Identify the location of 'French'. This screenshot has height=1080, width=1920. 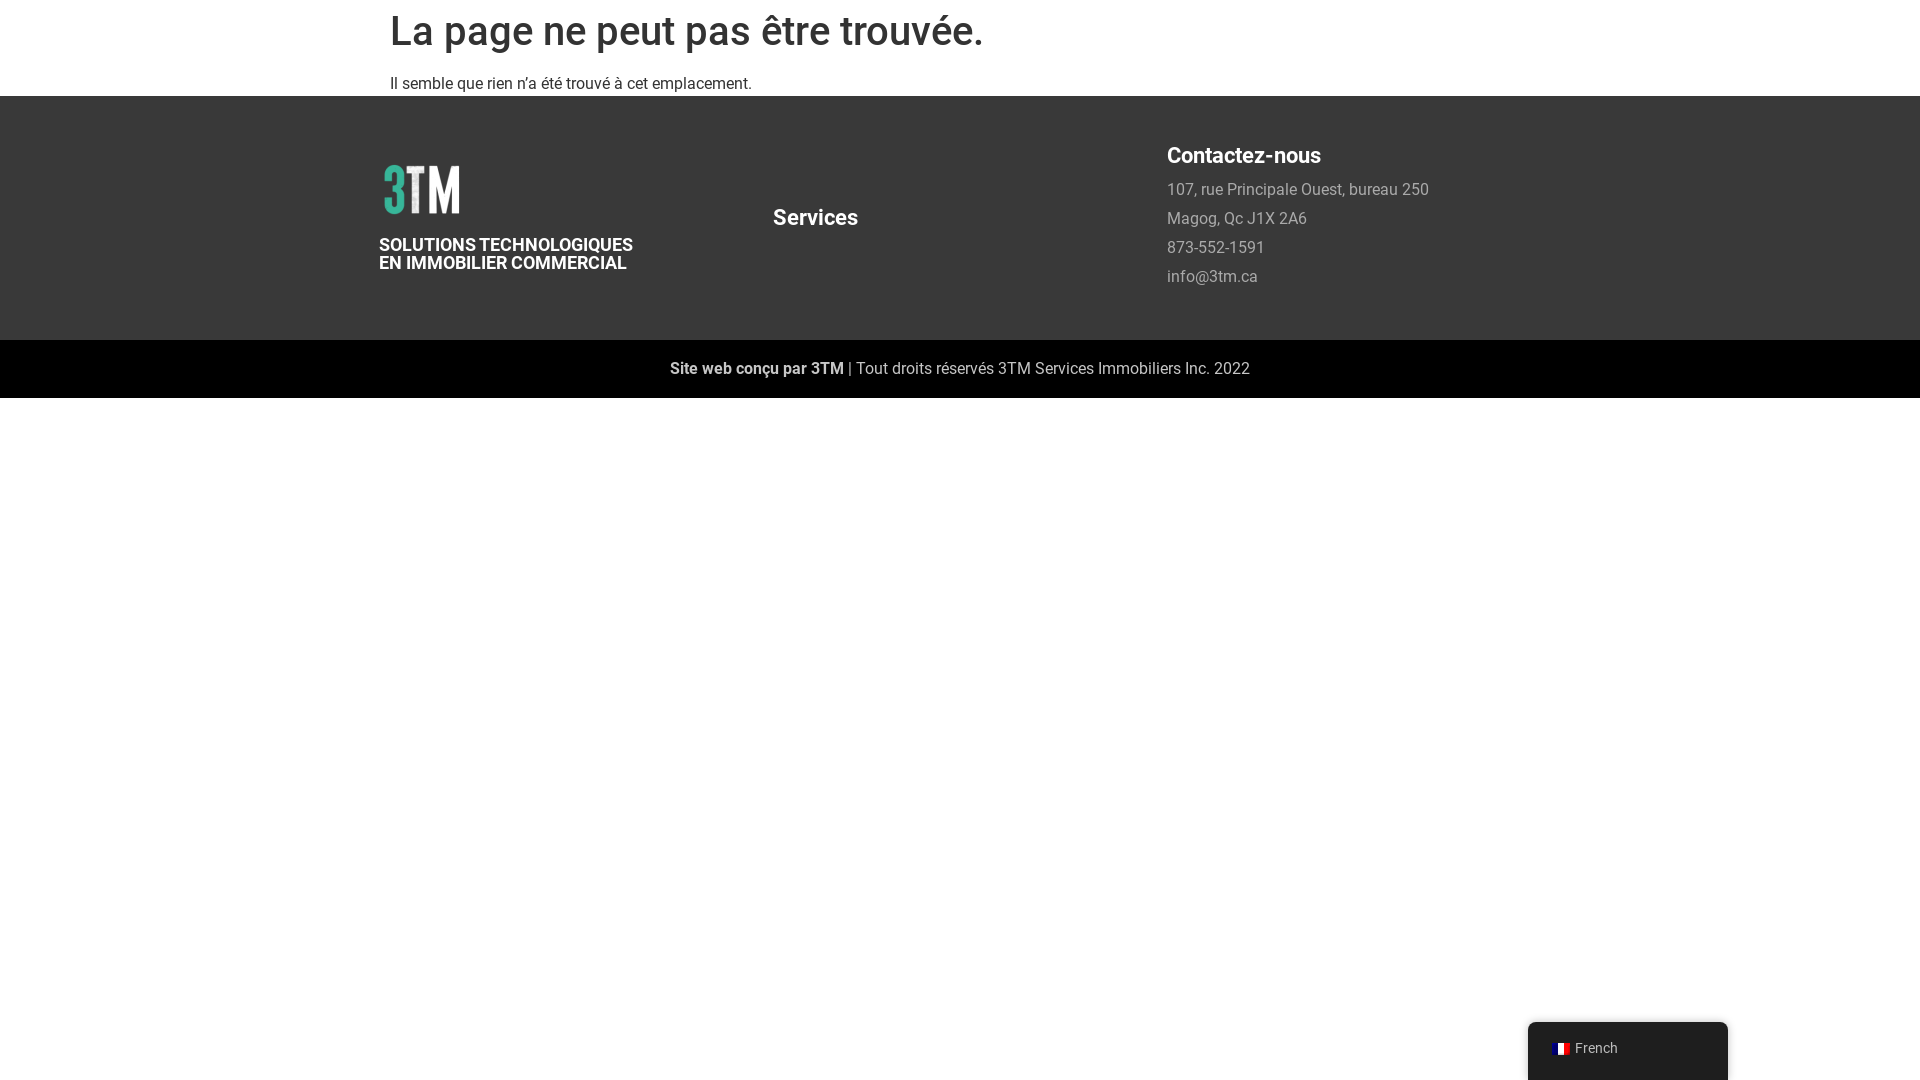
(1627, 1048).